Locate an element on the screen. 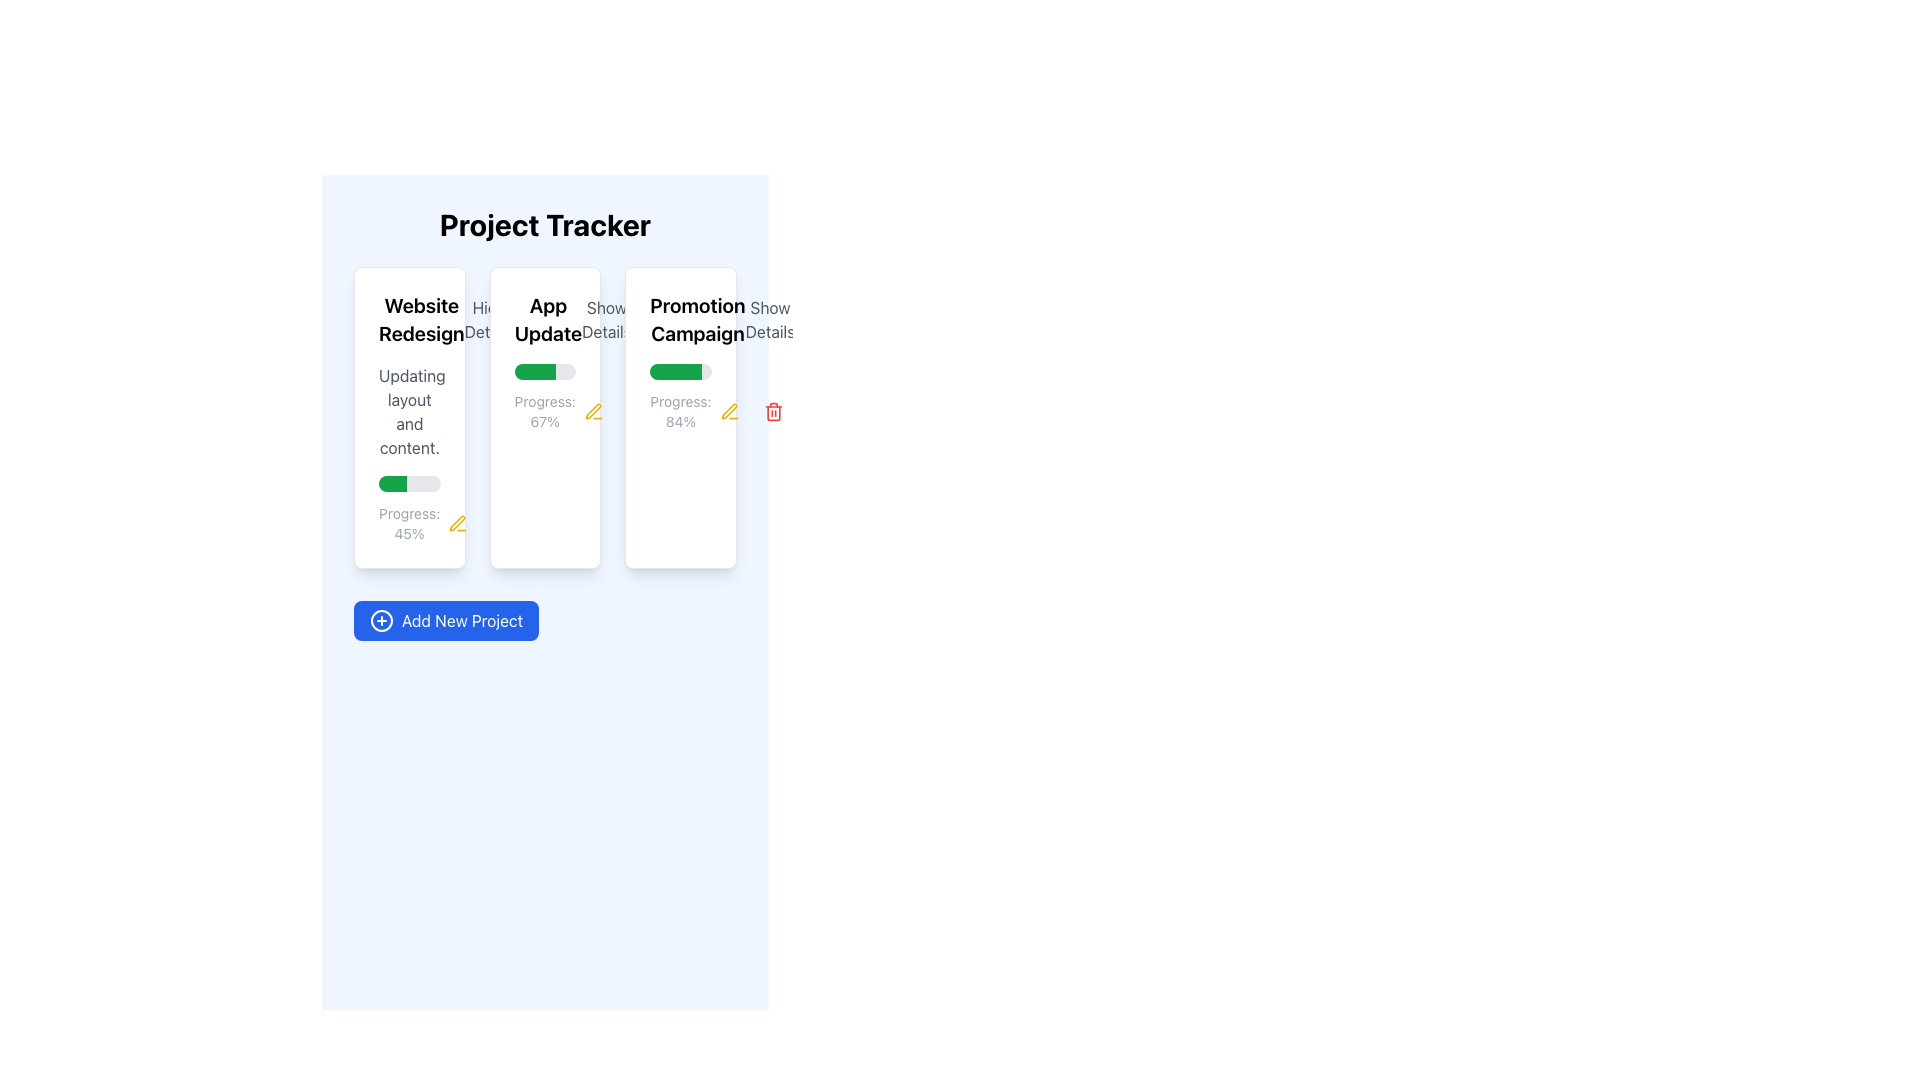 The width and height of the screenshot is (1920, 1080). the button or link located to the right of the 'Promotion Campaign' text is located at coordinates (769, 319).